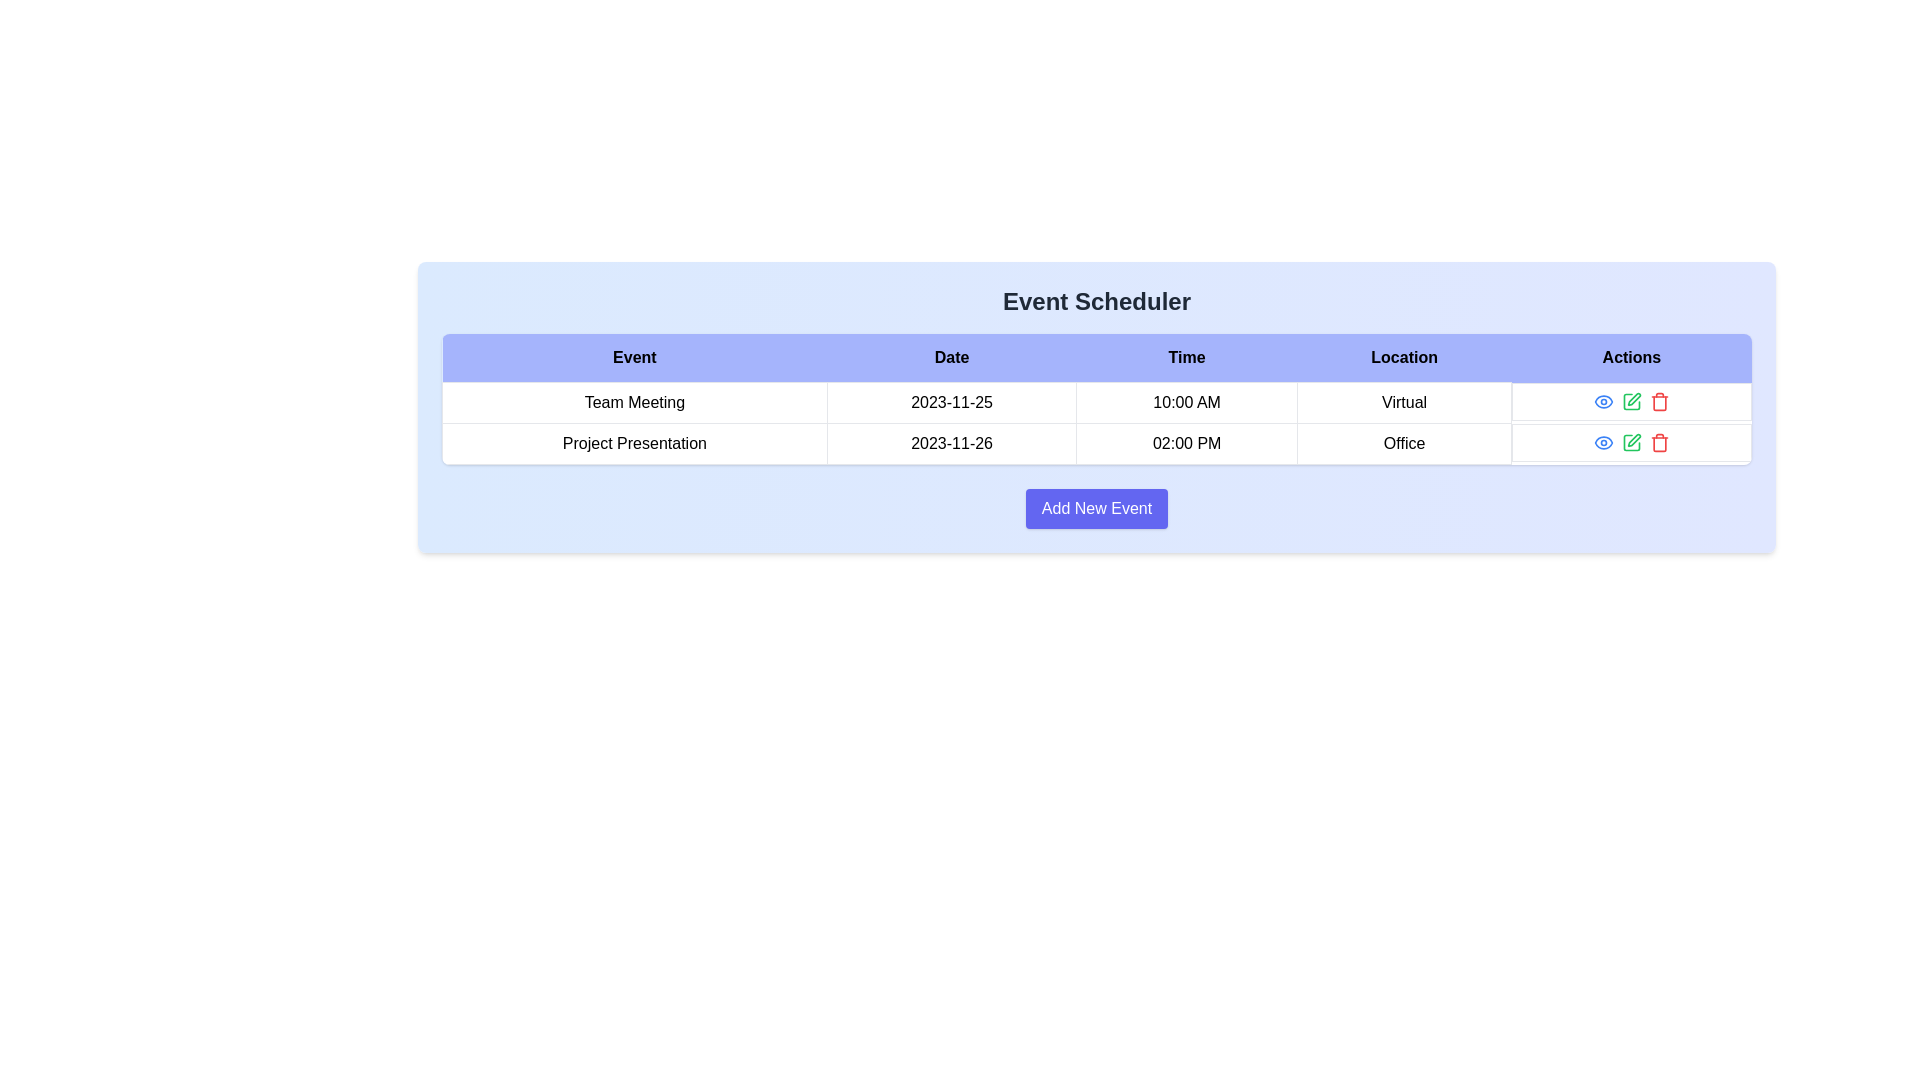 This screenshot has height=1080, width=1920. I want to click on the text label styled as a table cell with the text 'Office', located in the 'Location' column under the event 'Project Presentation' on 2023-11-26 at 02:00 PM, so click(1403, 442).